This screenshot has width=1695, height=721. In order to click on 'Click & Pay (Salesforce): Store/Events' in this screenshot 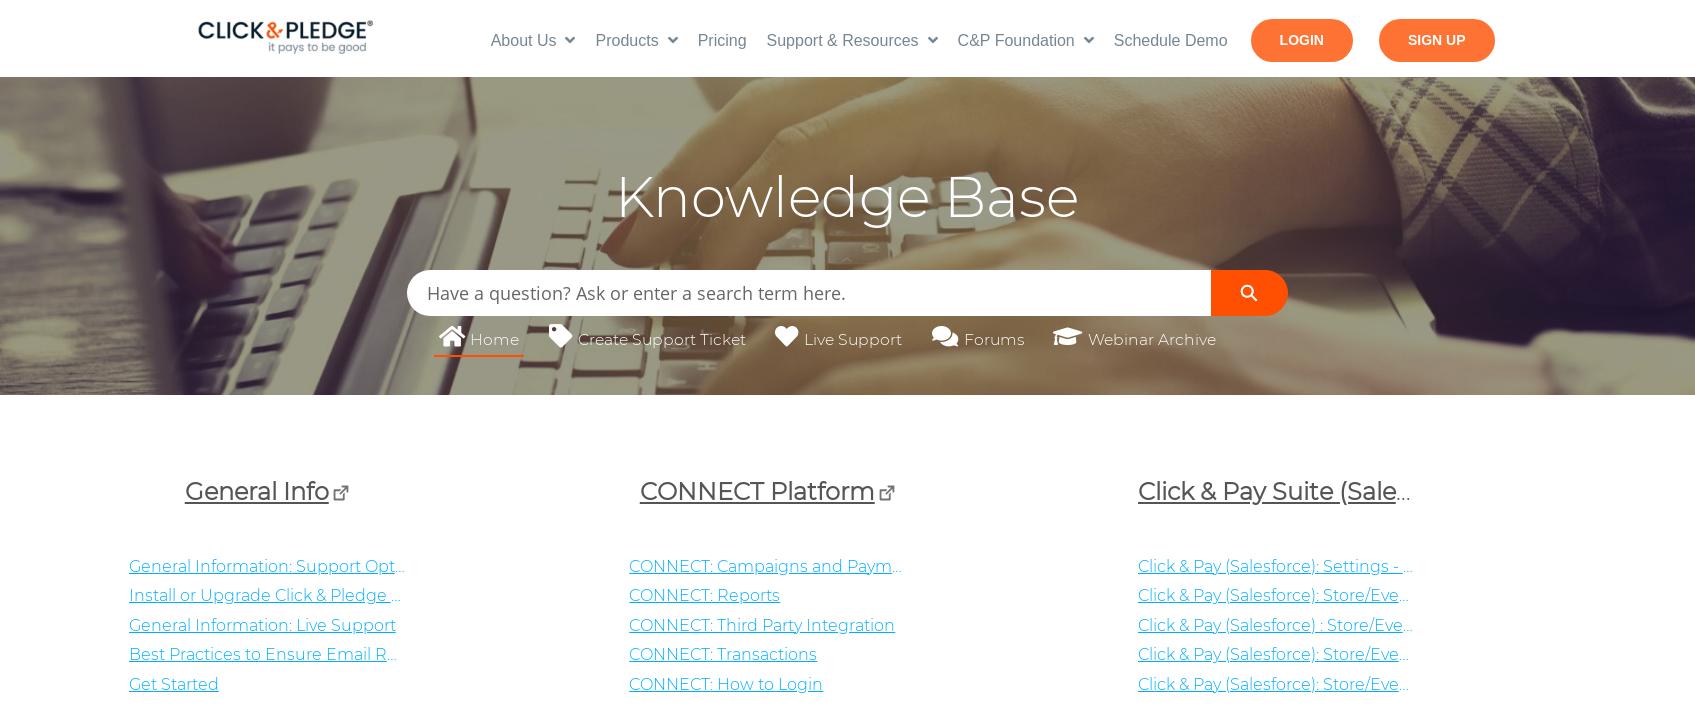, I will do `click(1279, 654)`.